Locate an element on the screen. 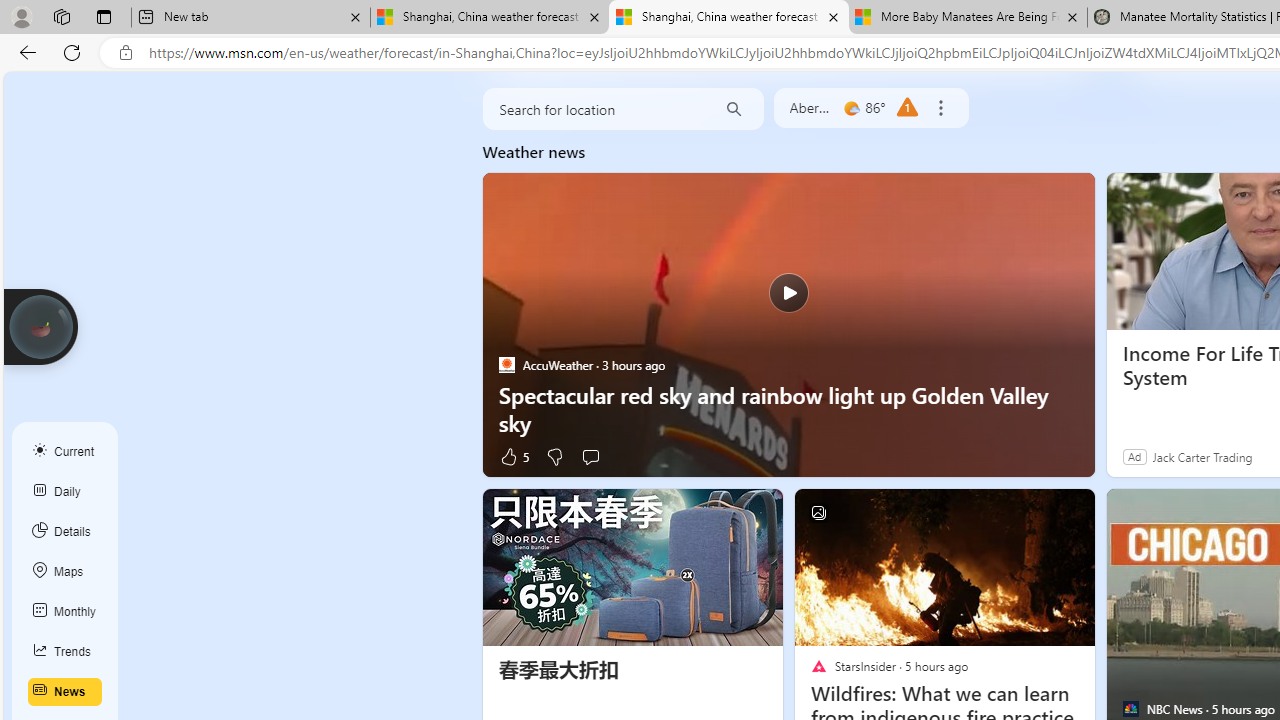 Image resolution: width=1280 pixels, height=720 pixels. 'Daily' is located at coordinates (65, 492).